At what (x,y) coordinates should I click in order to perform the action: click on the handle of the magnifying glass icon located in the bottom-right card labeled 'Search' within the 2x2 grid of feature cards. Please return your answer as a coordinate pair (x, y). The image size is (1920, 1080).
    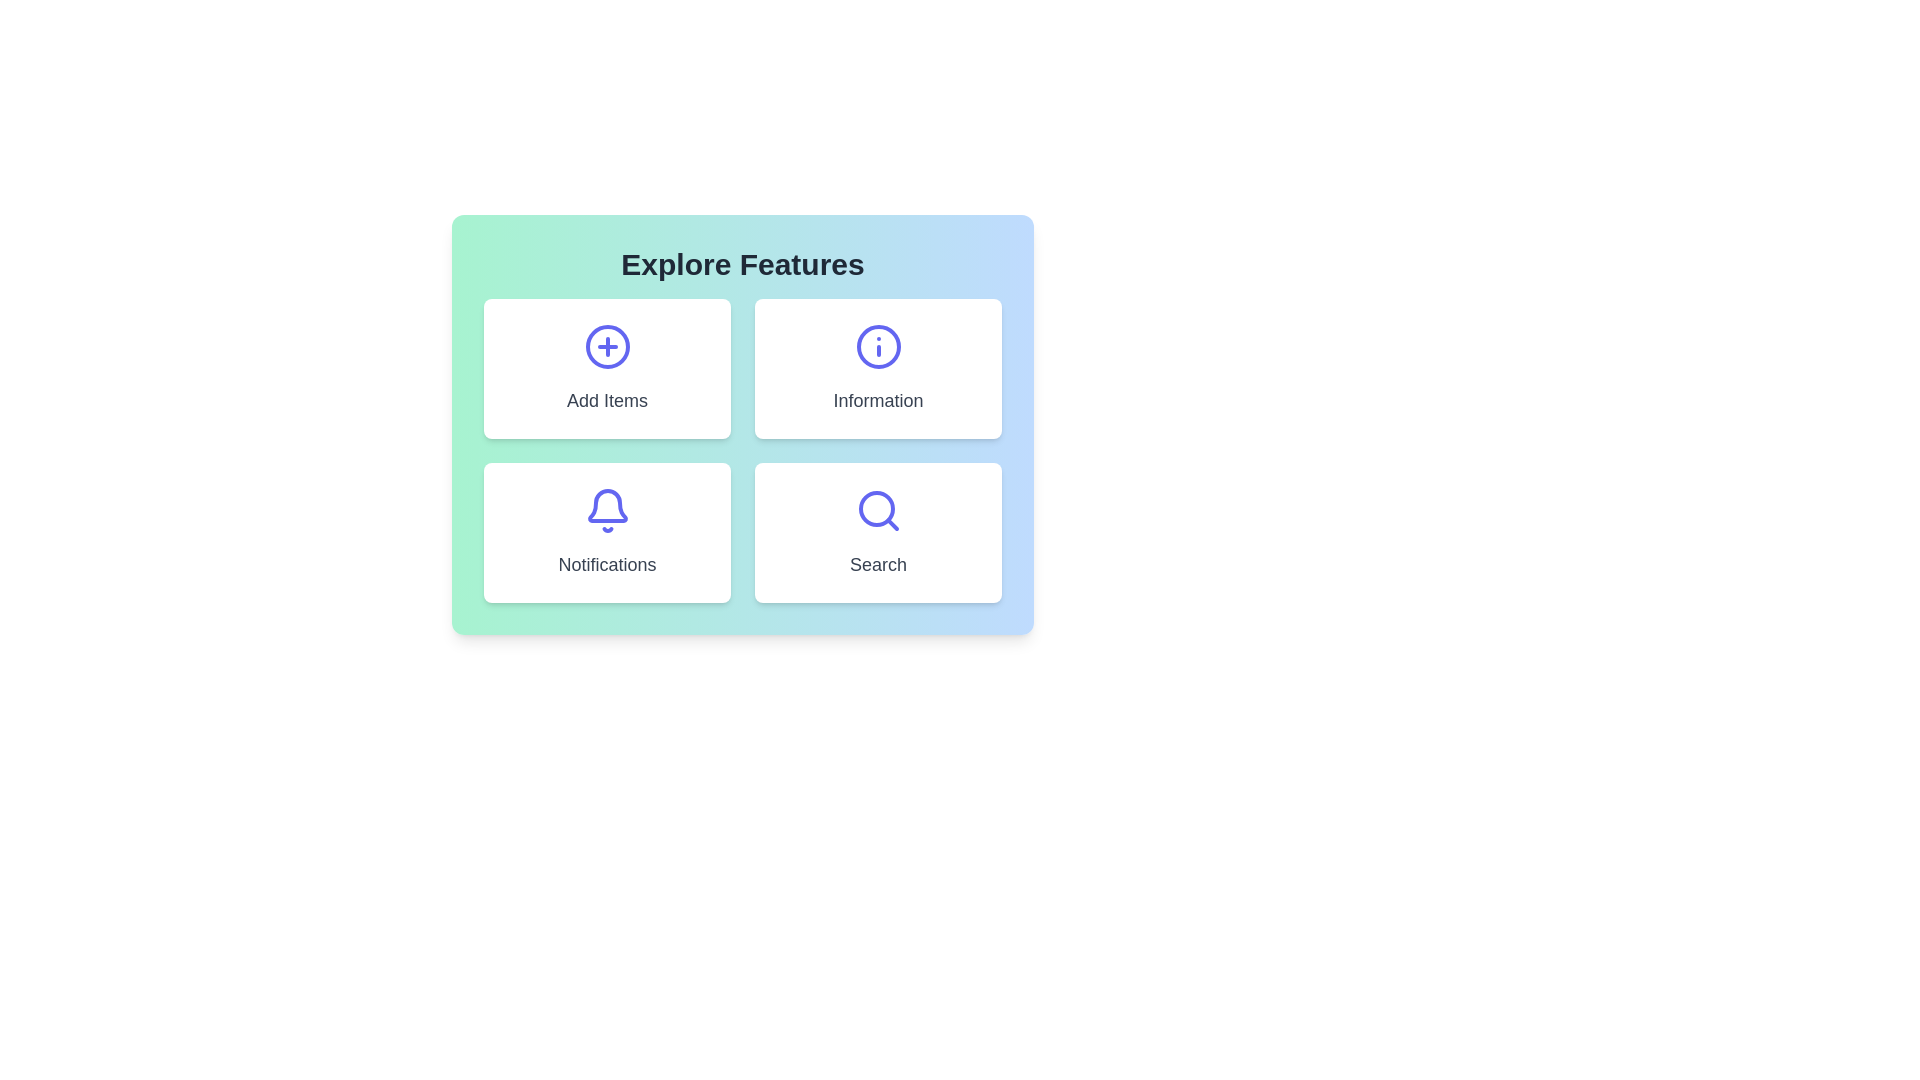
    Looking at the image, I should click on (891, 523).